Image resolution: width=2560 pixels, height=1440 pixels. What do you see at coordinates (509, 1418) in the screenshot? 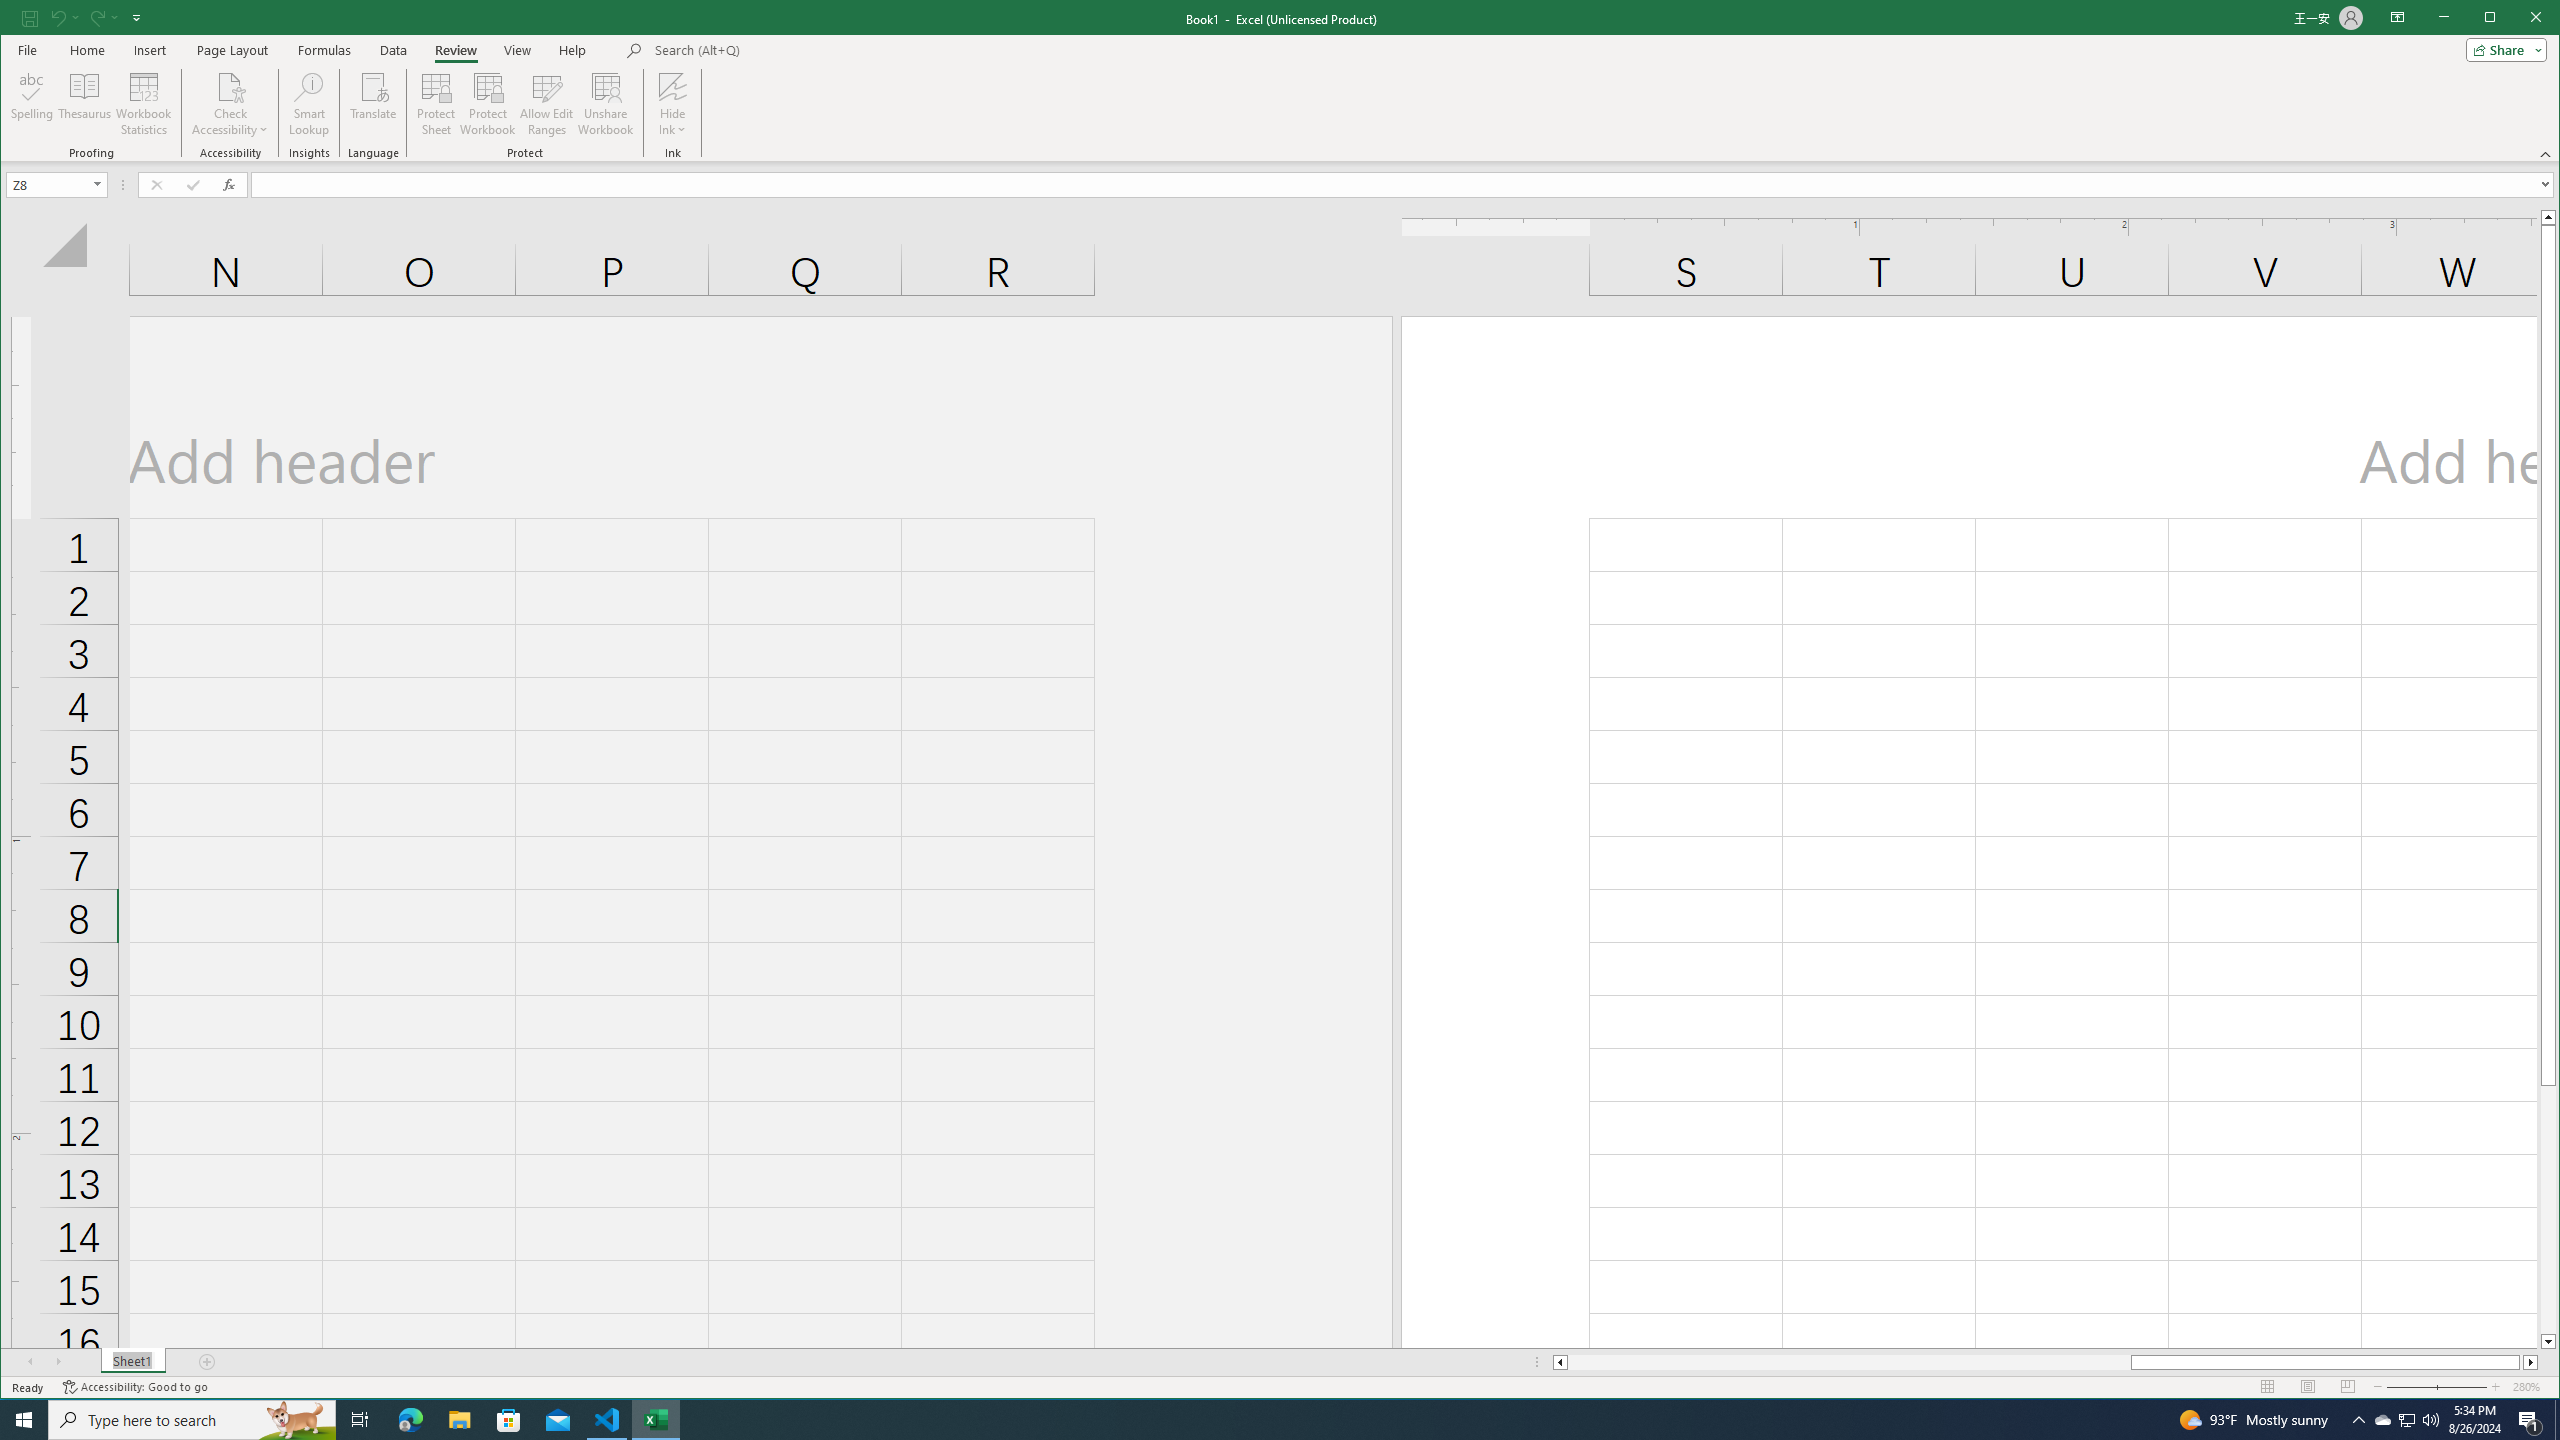
I see `'Microsoft Store'` at bounding box center [509, 1418].